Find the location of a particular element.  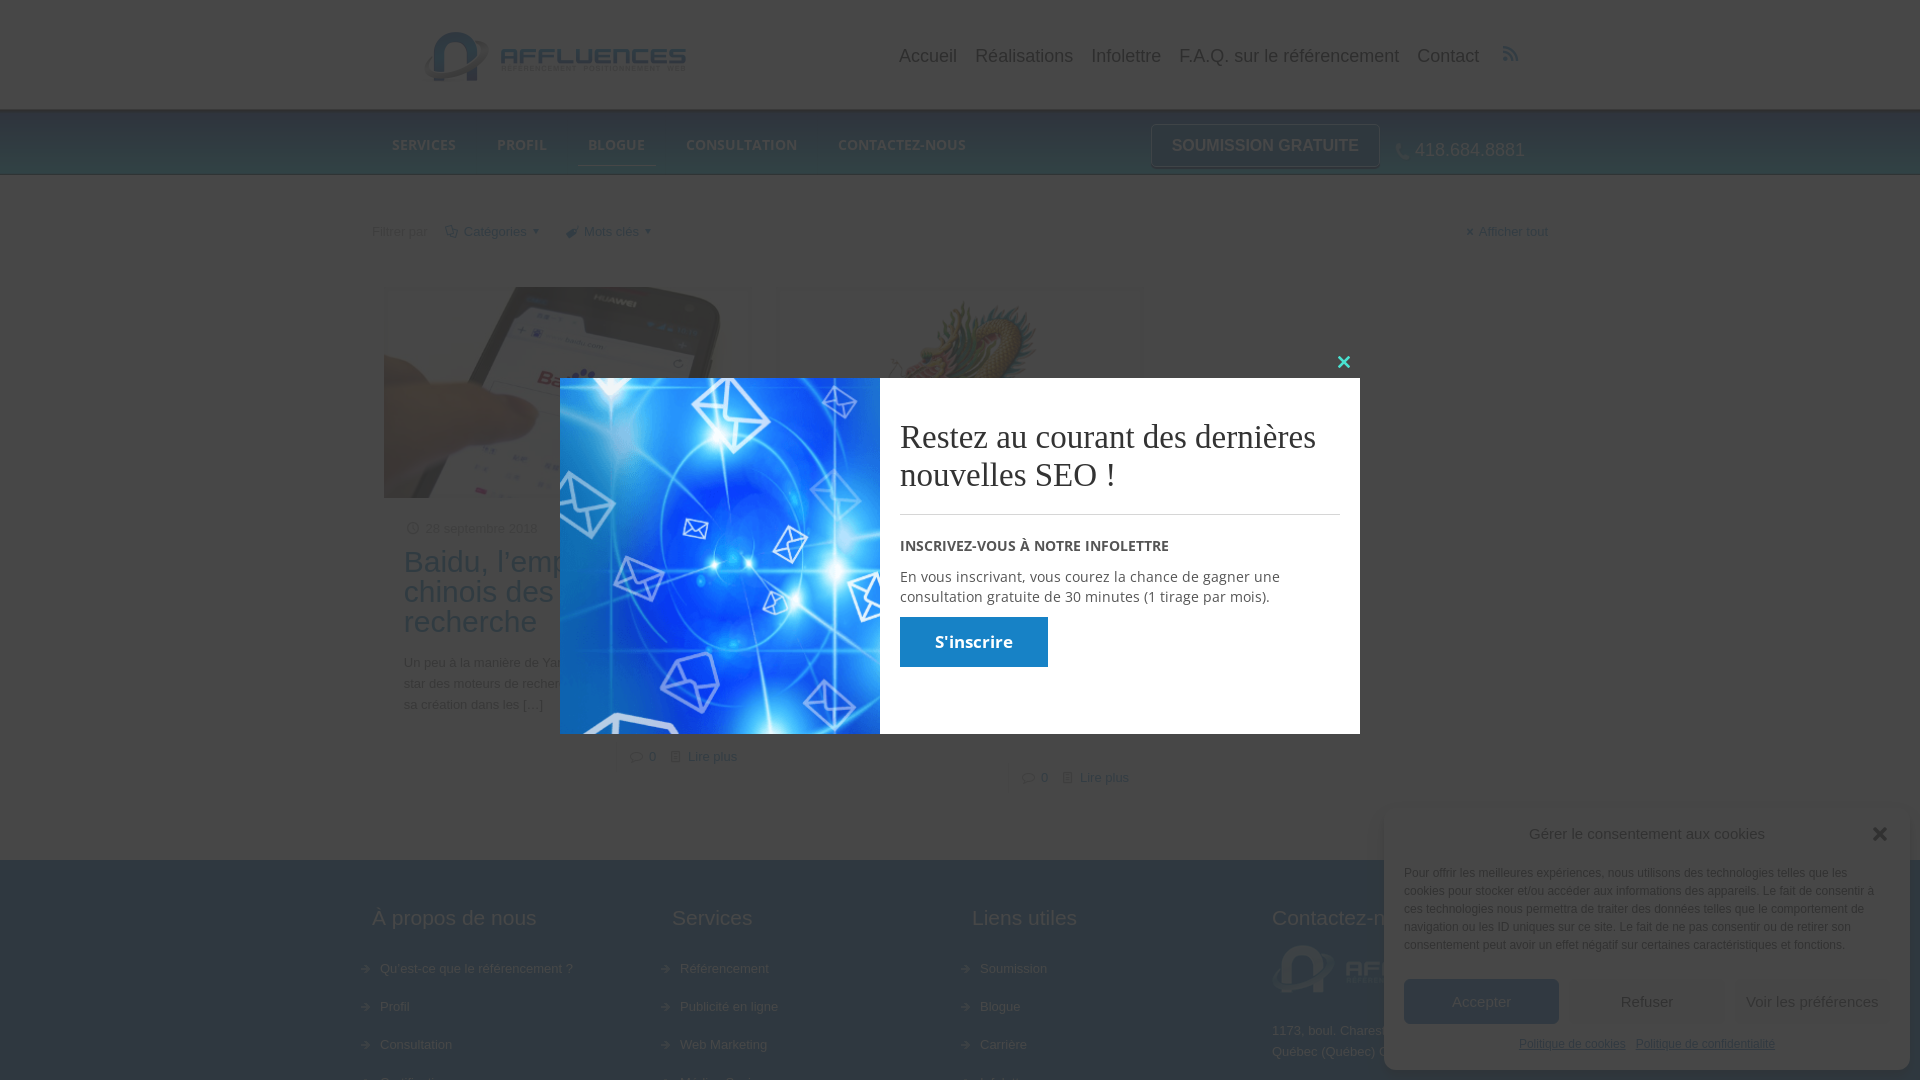

'Afficher tout' is located at coordinates (1504, 230).